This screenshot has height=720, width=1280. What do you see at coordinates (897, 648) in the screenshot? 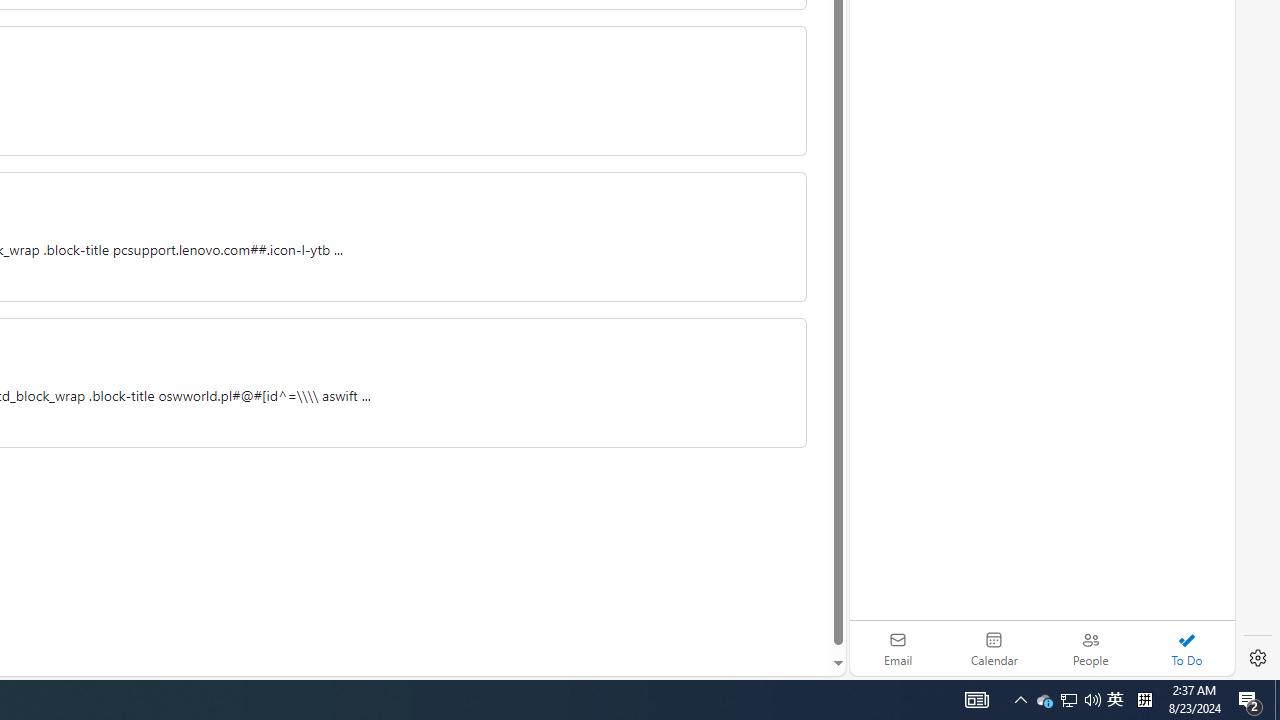
I see `'Email'` at bounding box center [897, 648].